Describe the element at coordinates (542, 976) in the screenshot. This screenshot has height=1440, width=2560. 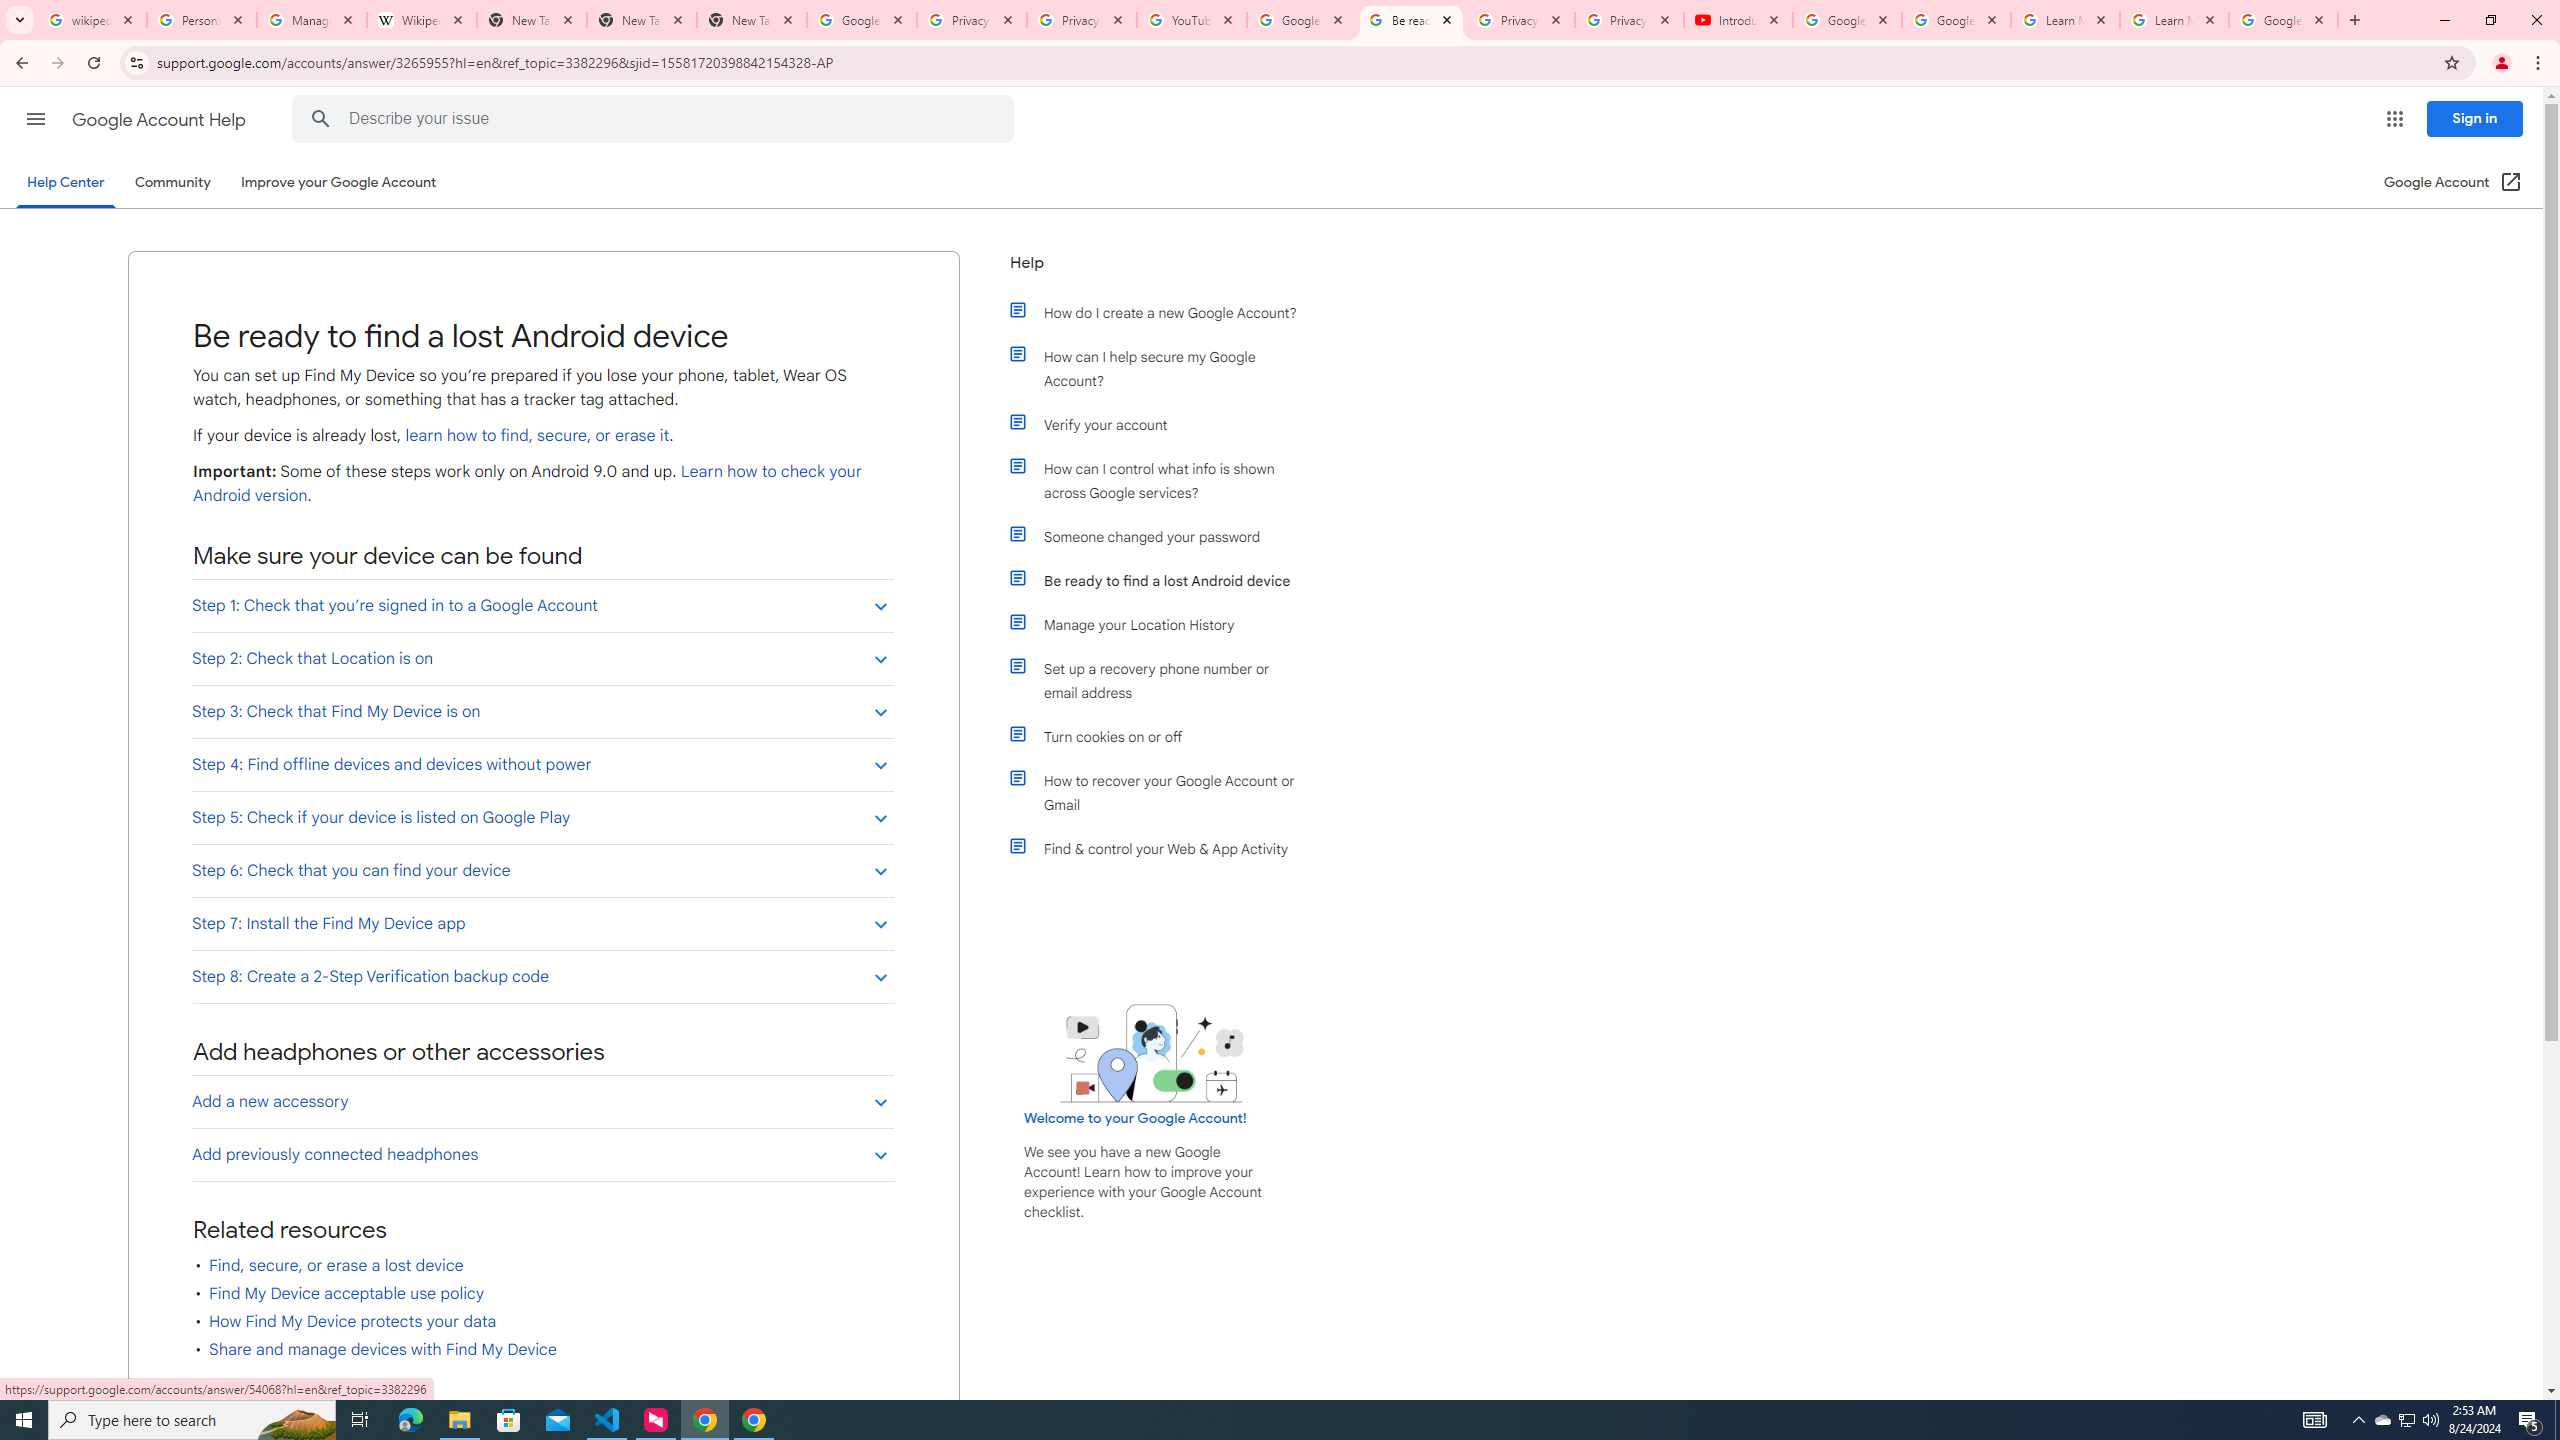
I see `'Step 8: Create a 2-Step Verification backup code'` at that location.